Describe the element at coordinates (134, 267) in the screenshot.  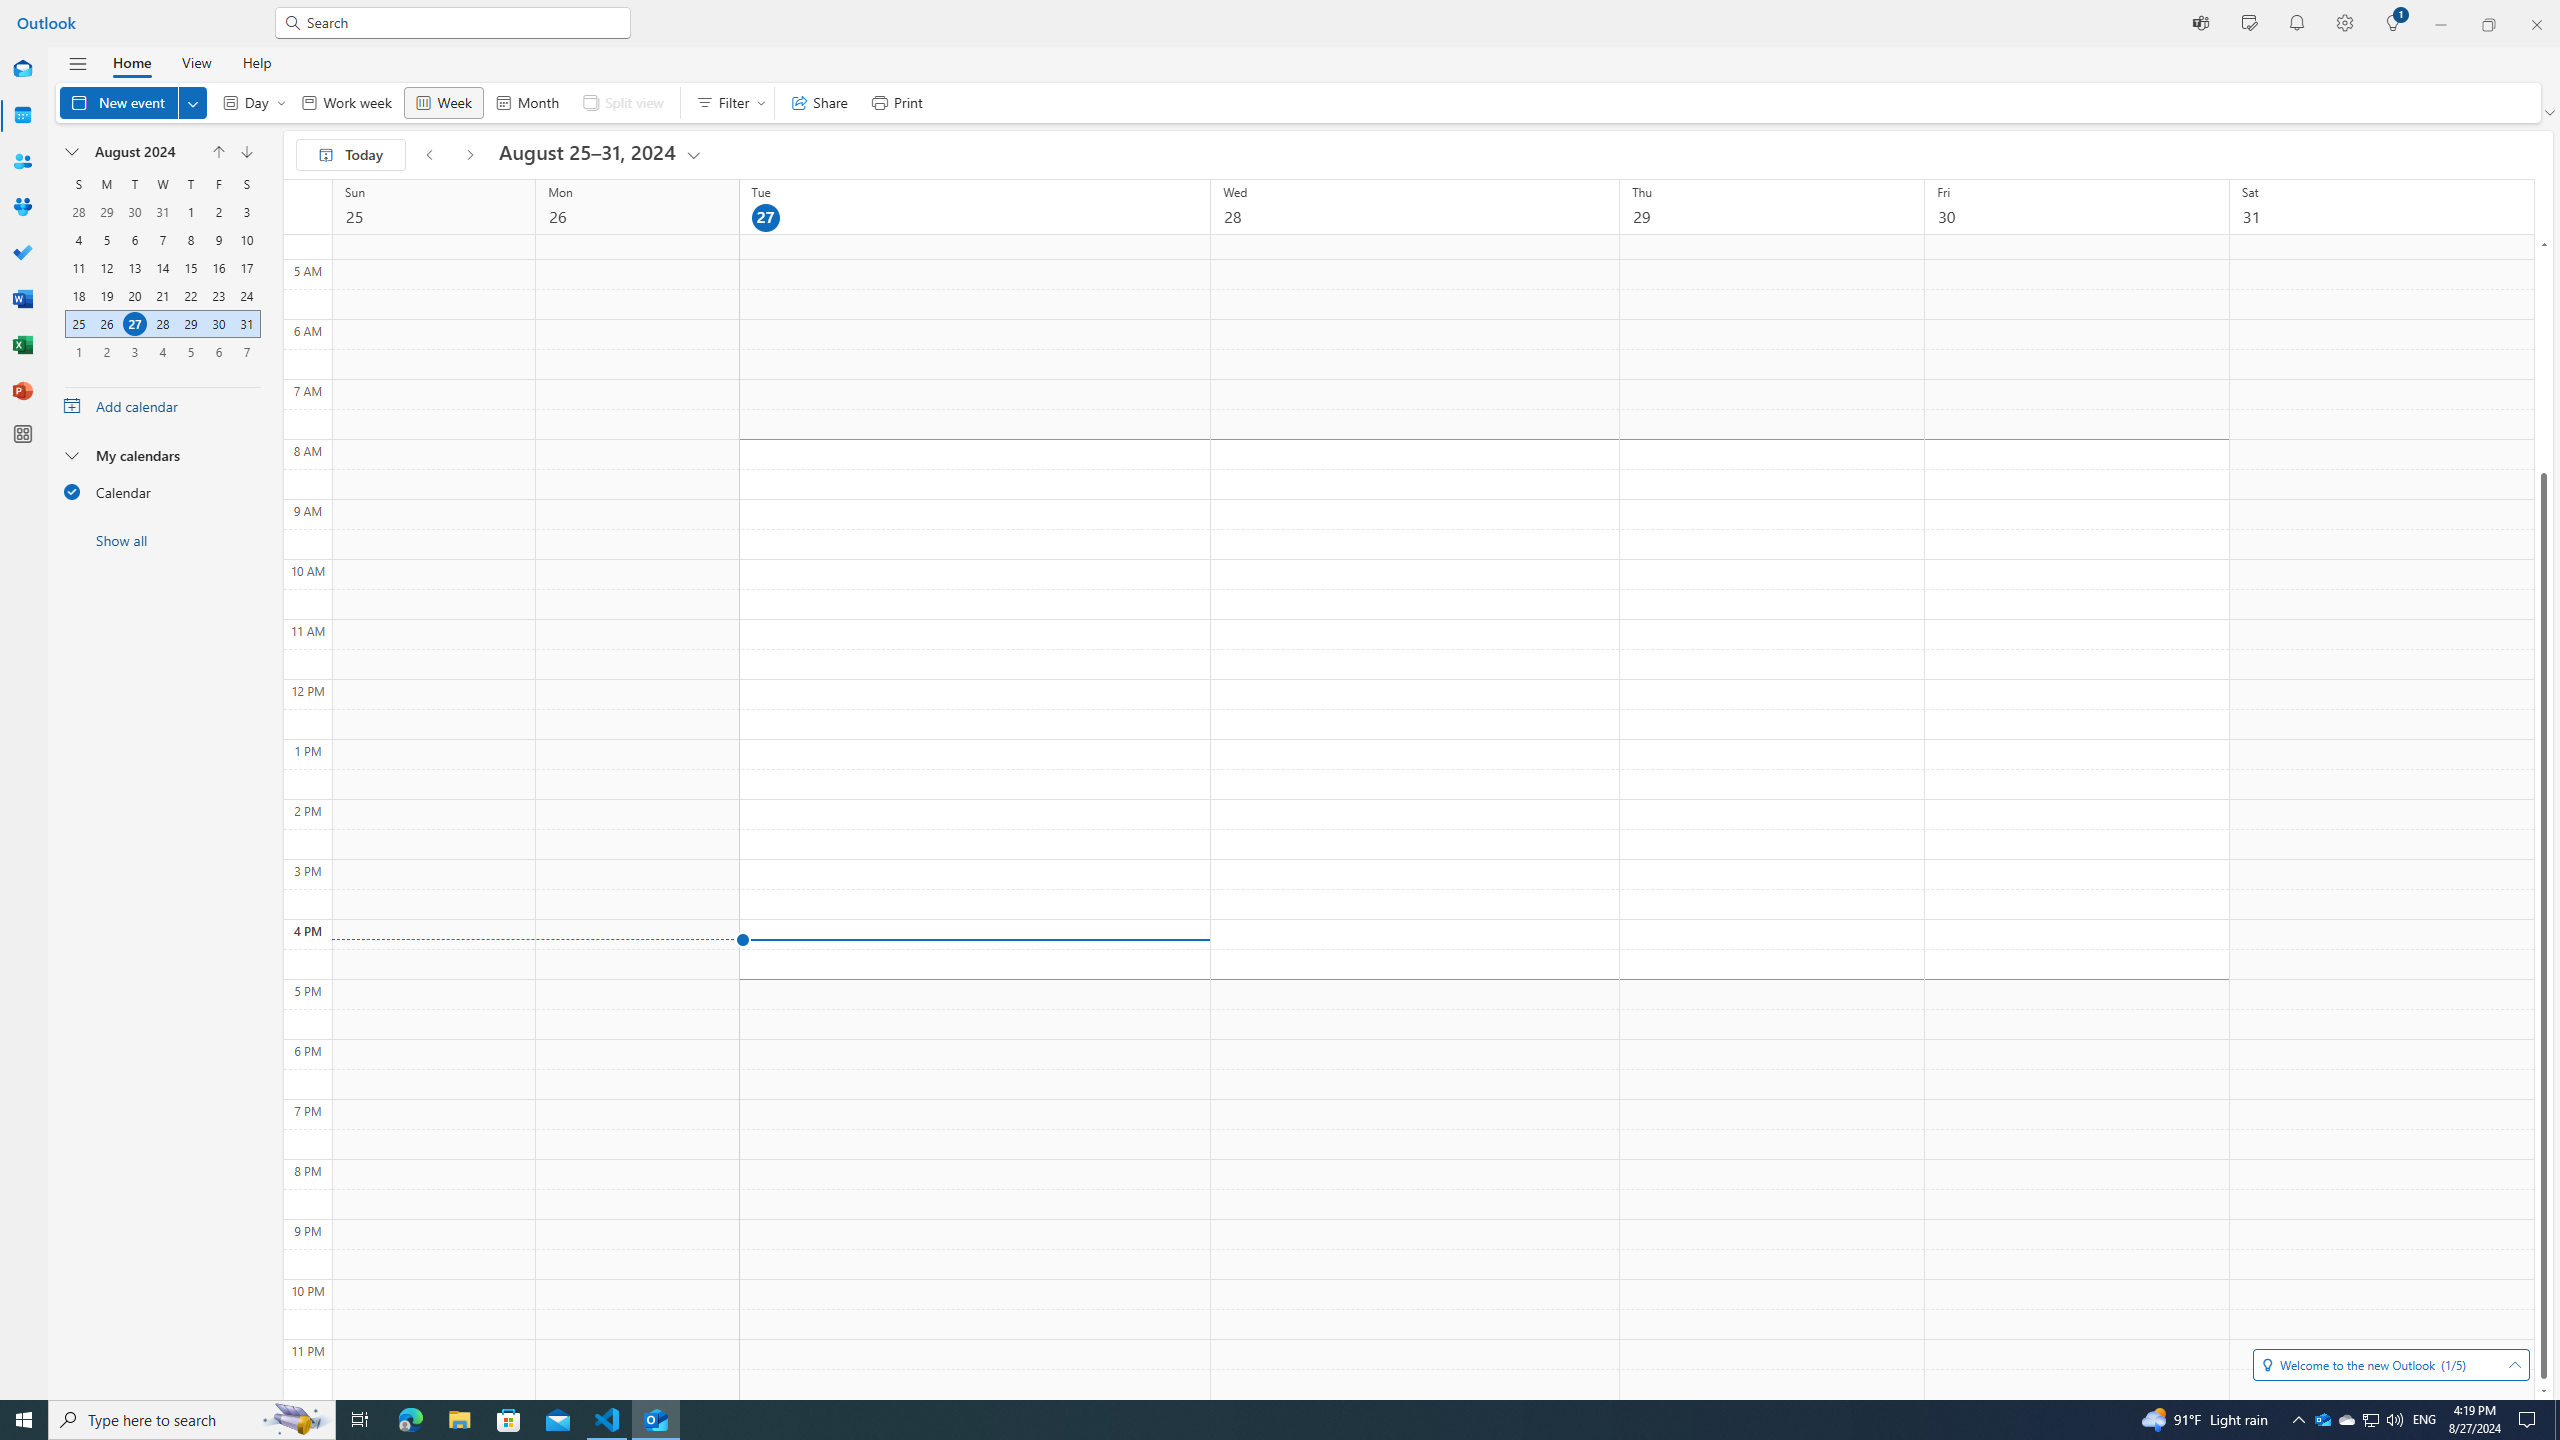
I see `'13, August, 2024'` at that location.